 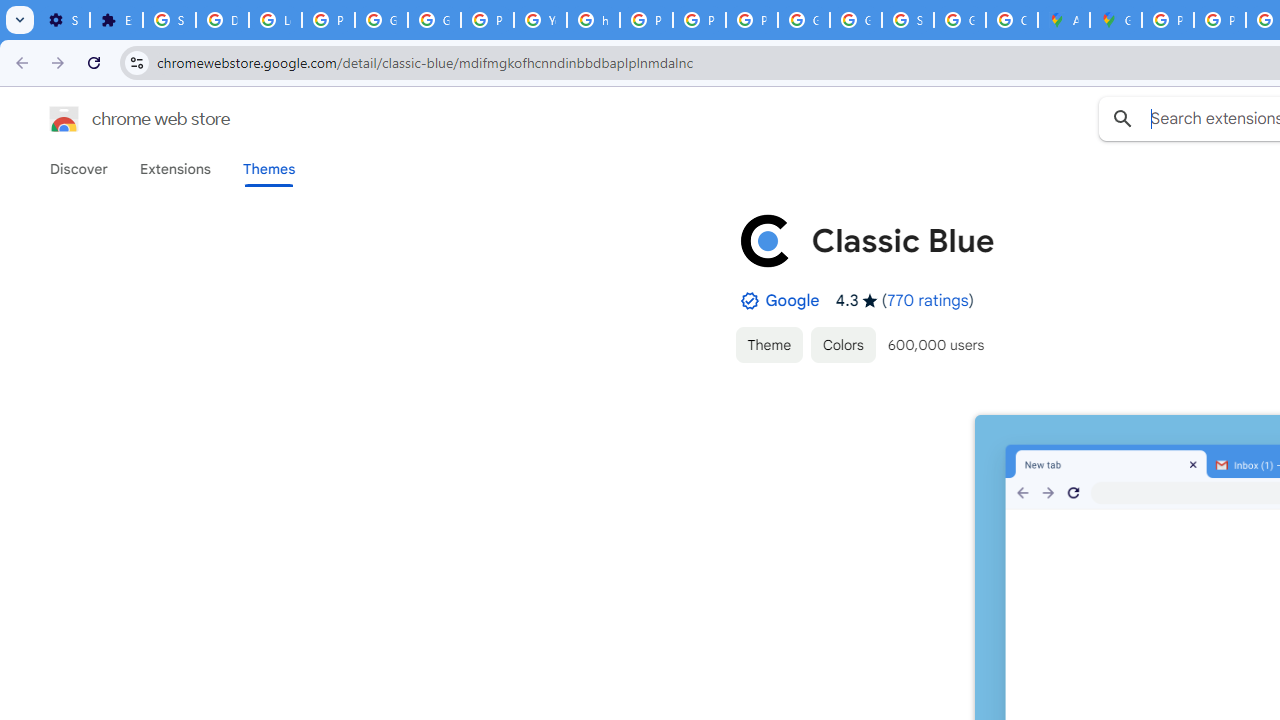 What do you see at coordinates (1011, 20) in the screenshot?
I see `'Create your Google Account'` at bounding box center [1011, 20].